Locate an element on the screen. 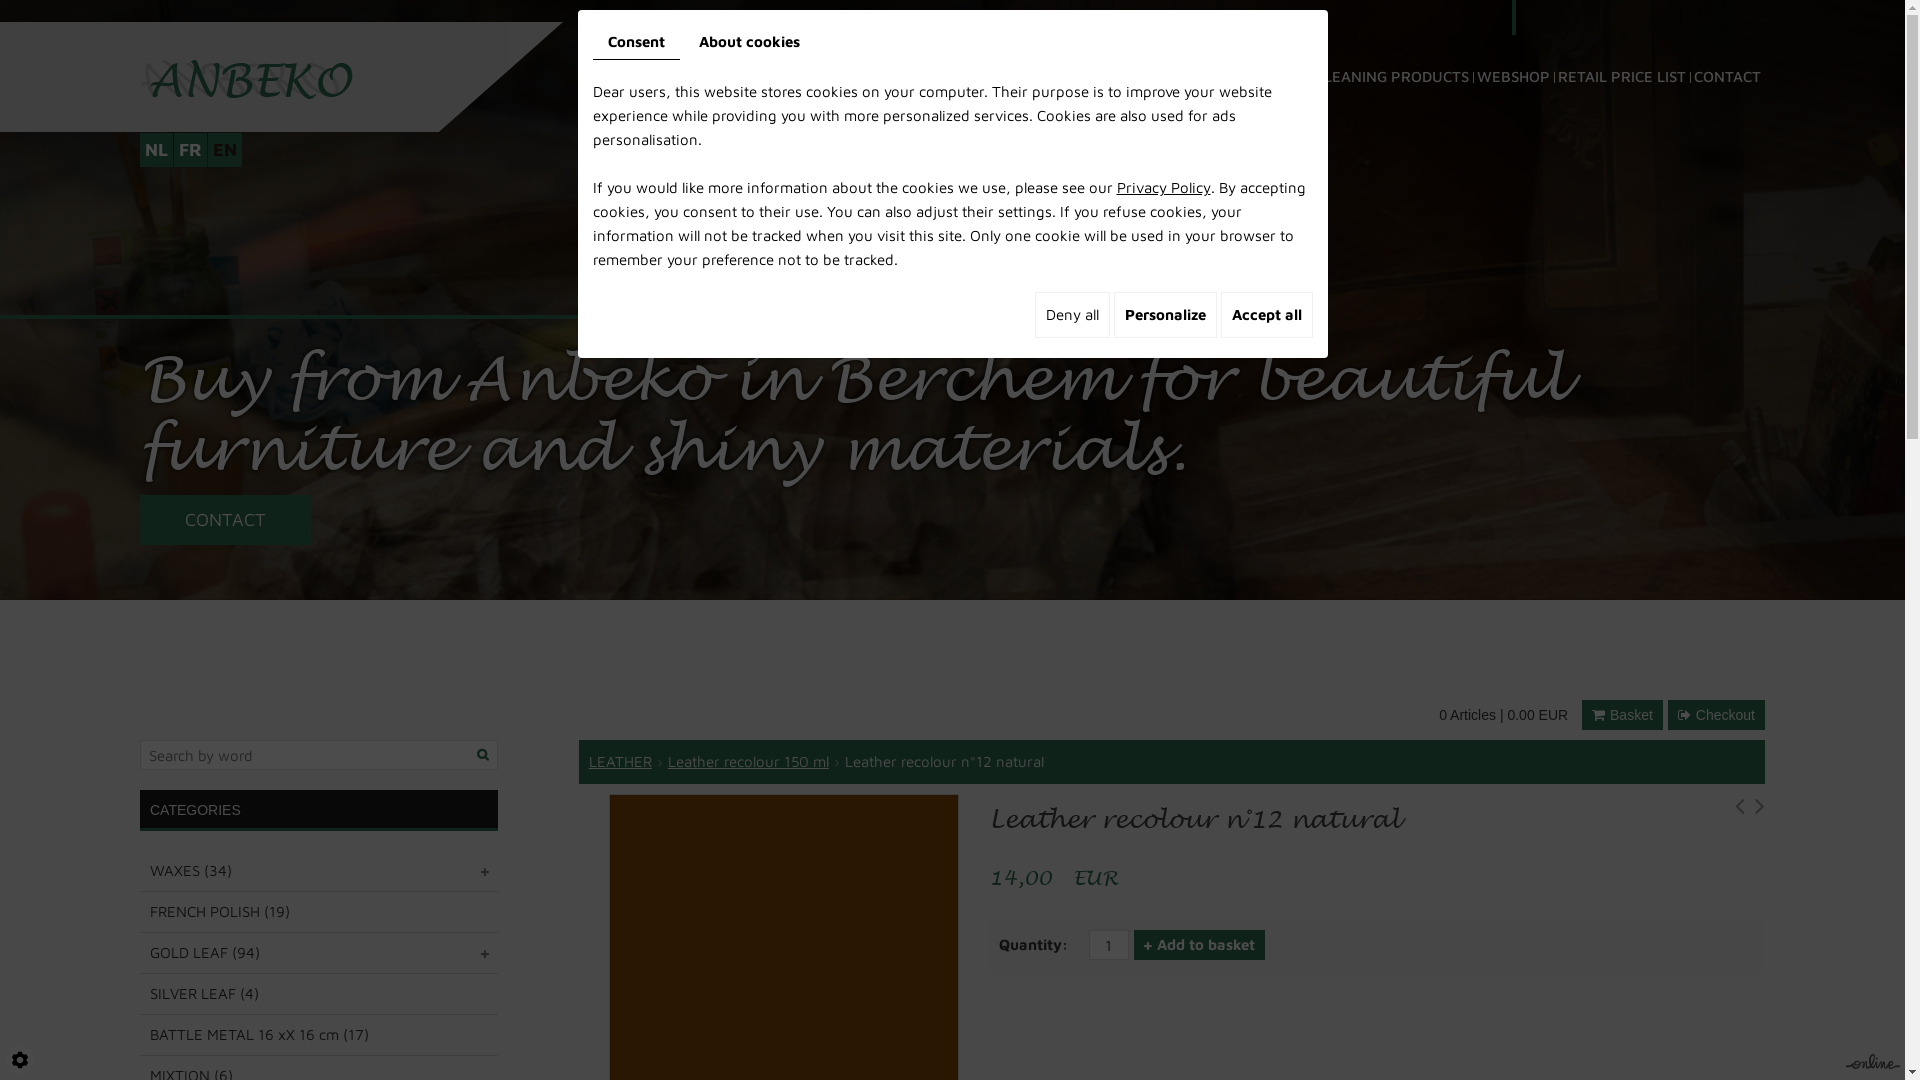 The image size is (1920, 1080). 'WEBSHOP' is located at coordinates (1513, 48).